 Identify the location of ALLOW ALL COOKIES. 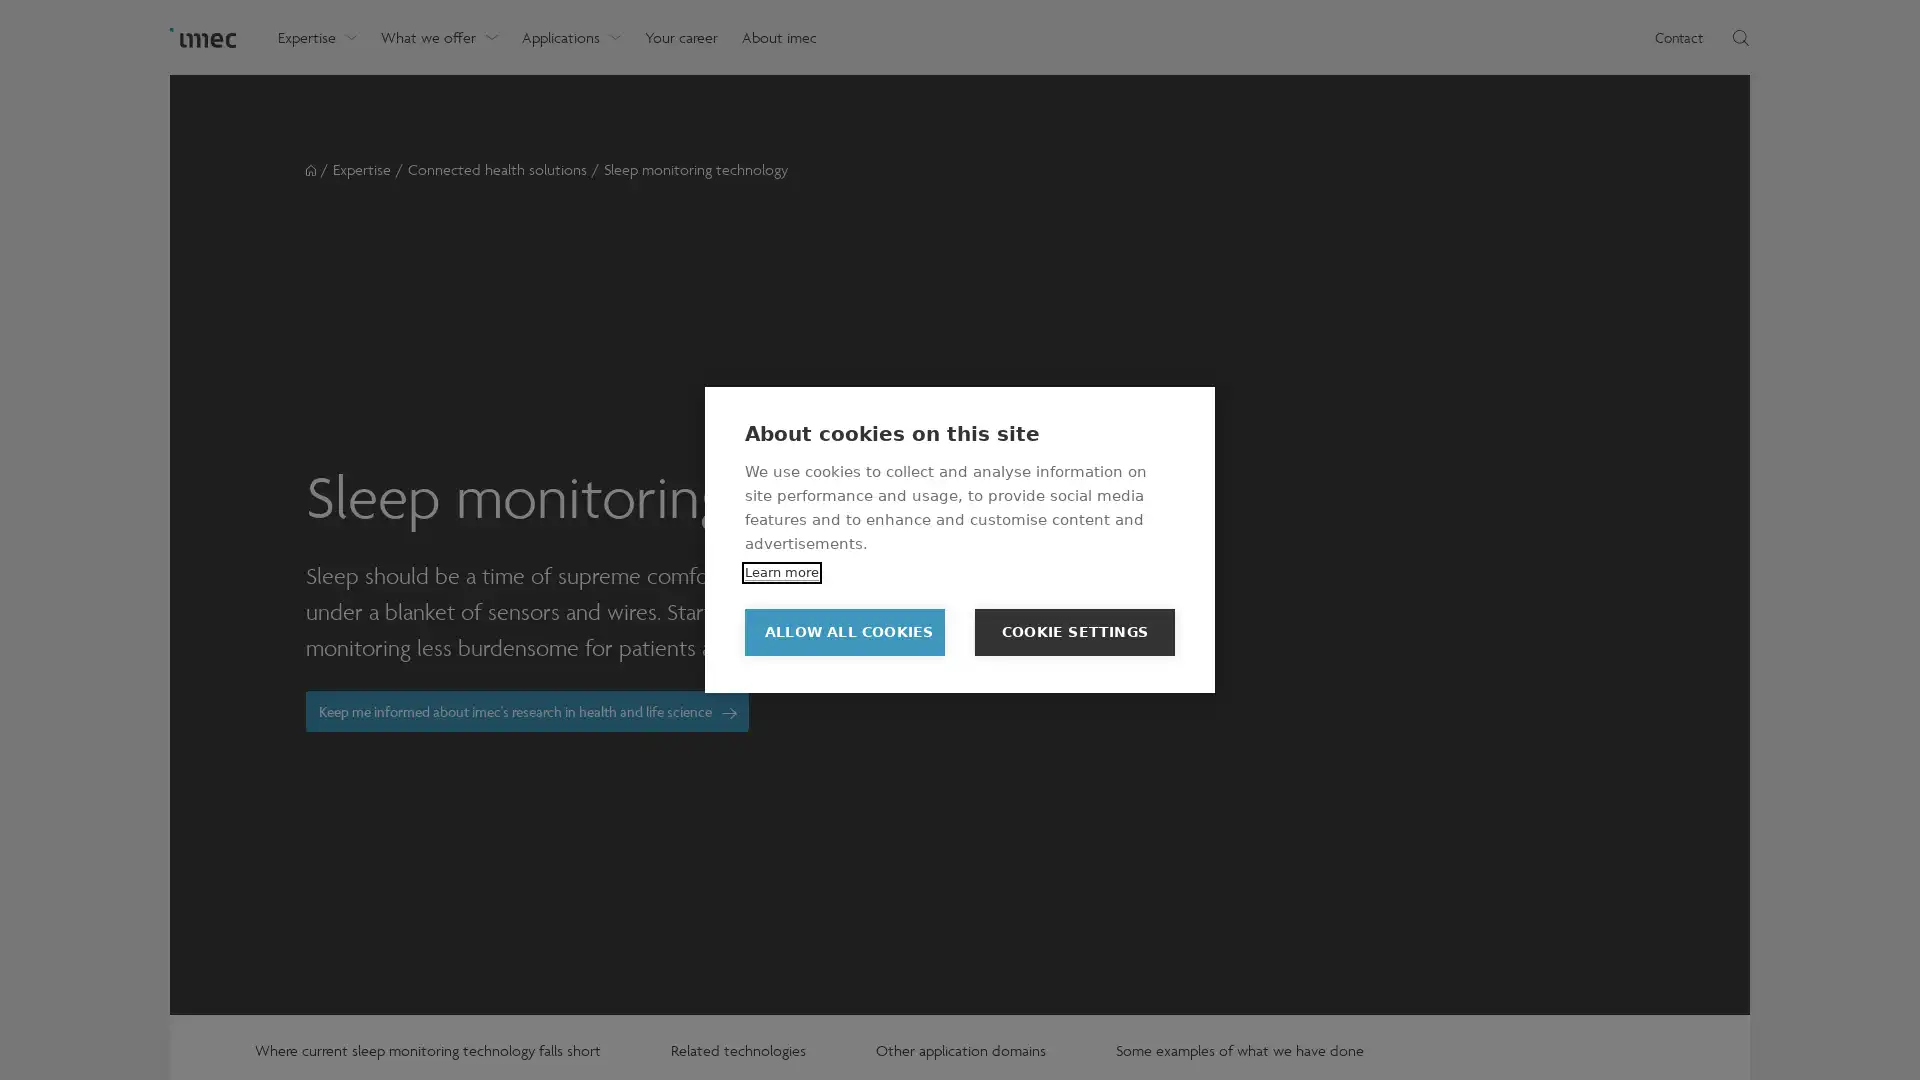
(844, 632).